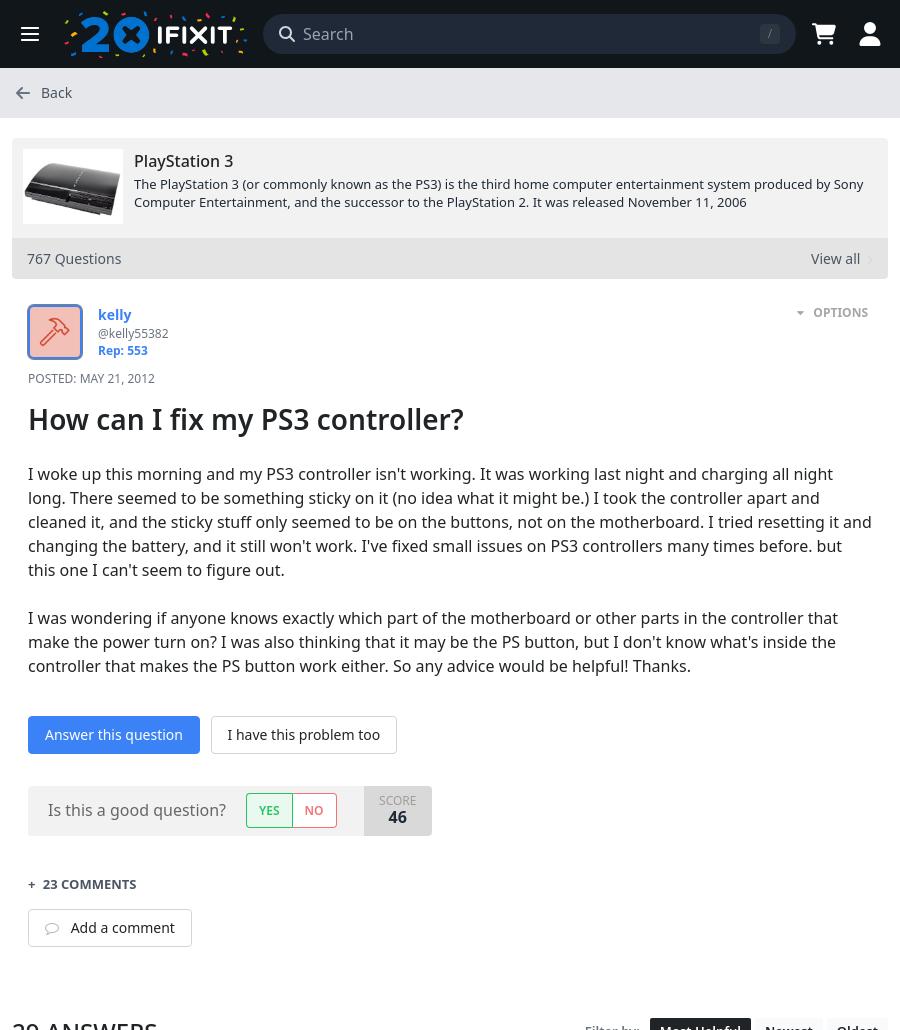  What do you see at coordinates (183, 975) in the screenshot?
I see `'by'` at bounding box center [183, 975].